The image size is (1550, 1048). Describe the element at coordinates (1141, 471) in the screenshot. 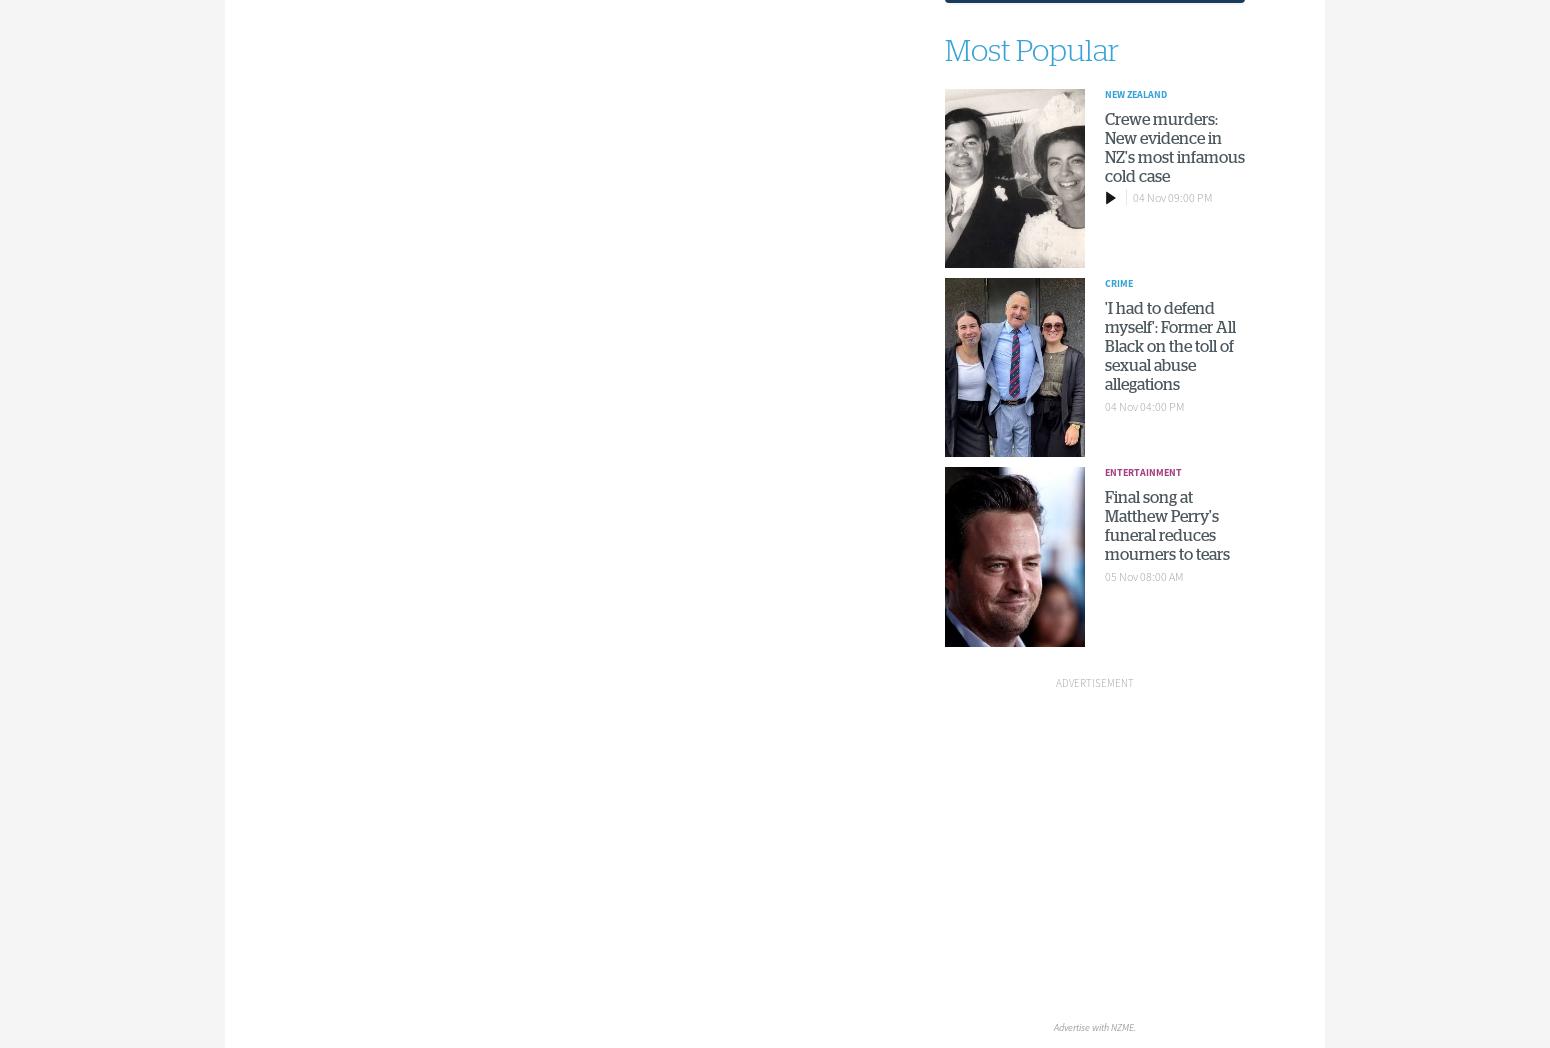

I see `'Entertainment'` at that location.